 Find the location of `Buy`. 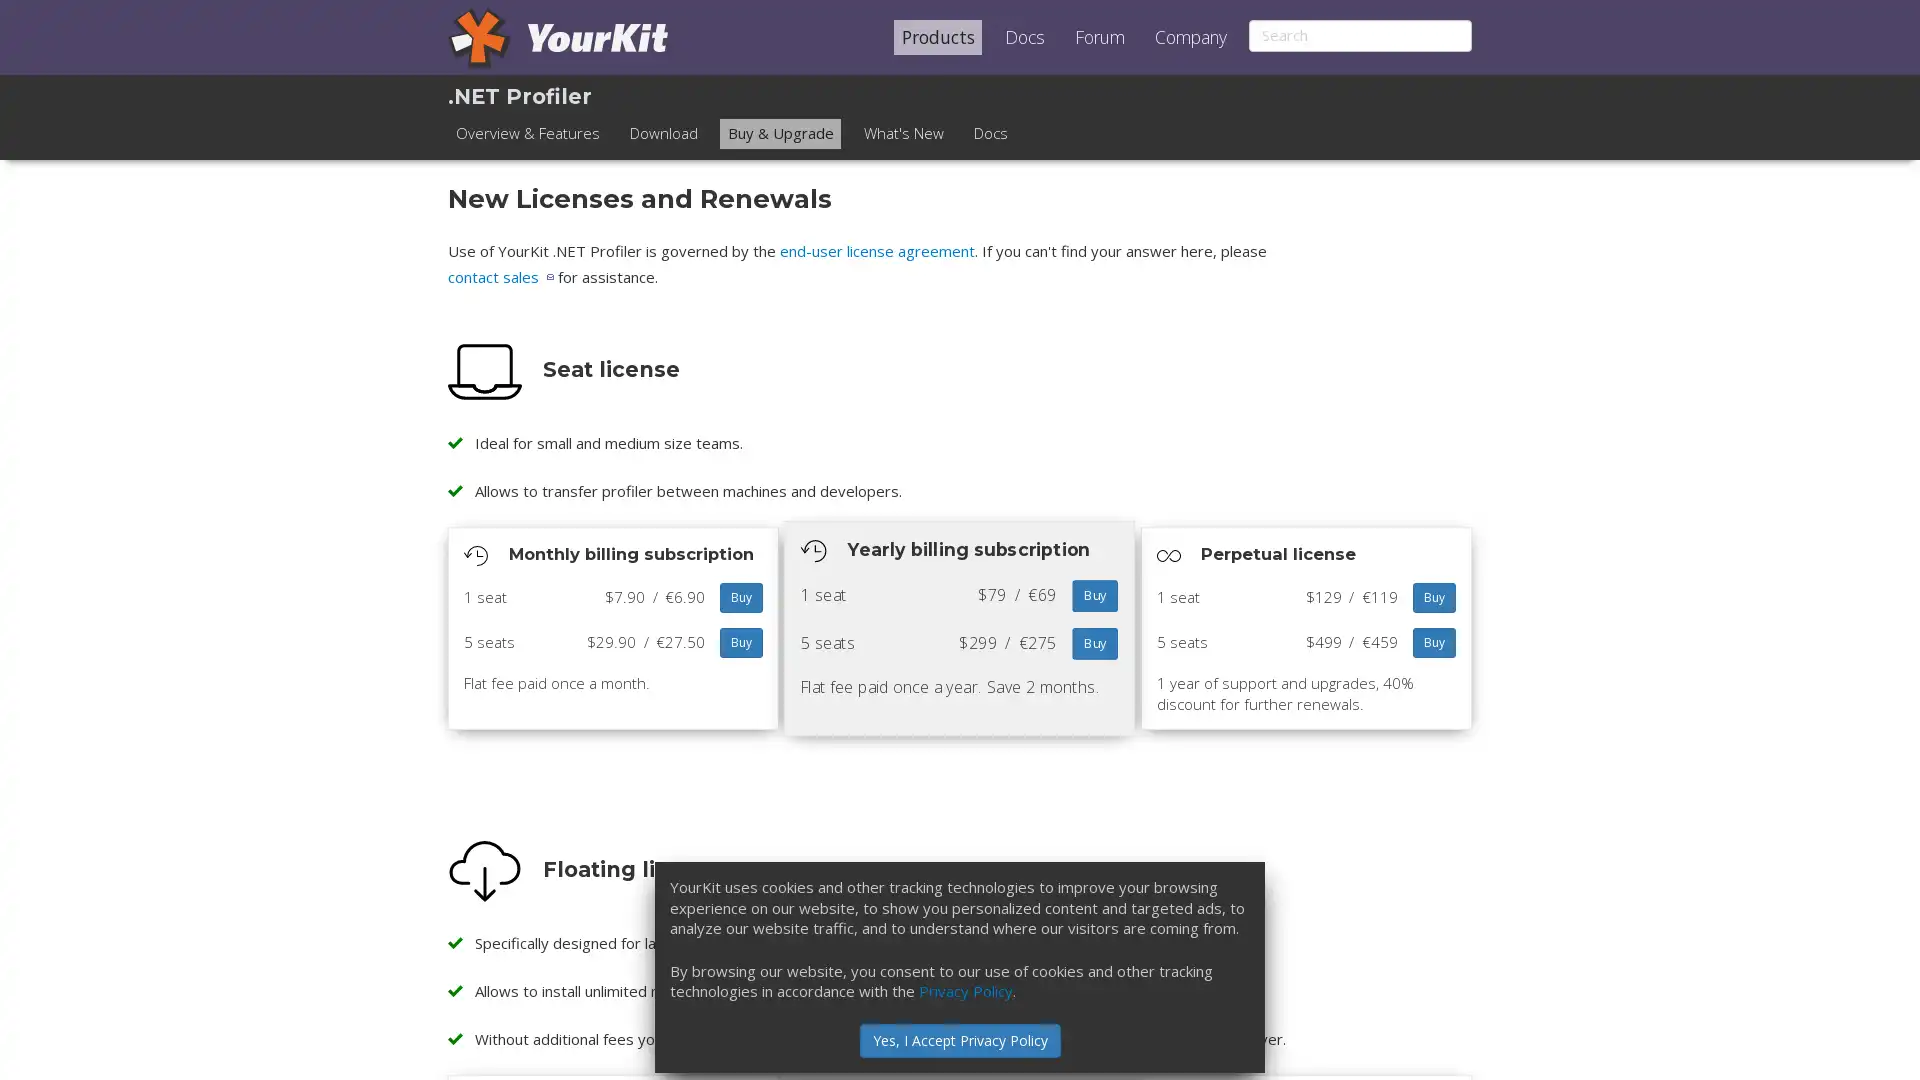

Buy is located at coordinates (740, 596).